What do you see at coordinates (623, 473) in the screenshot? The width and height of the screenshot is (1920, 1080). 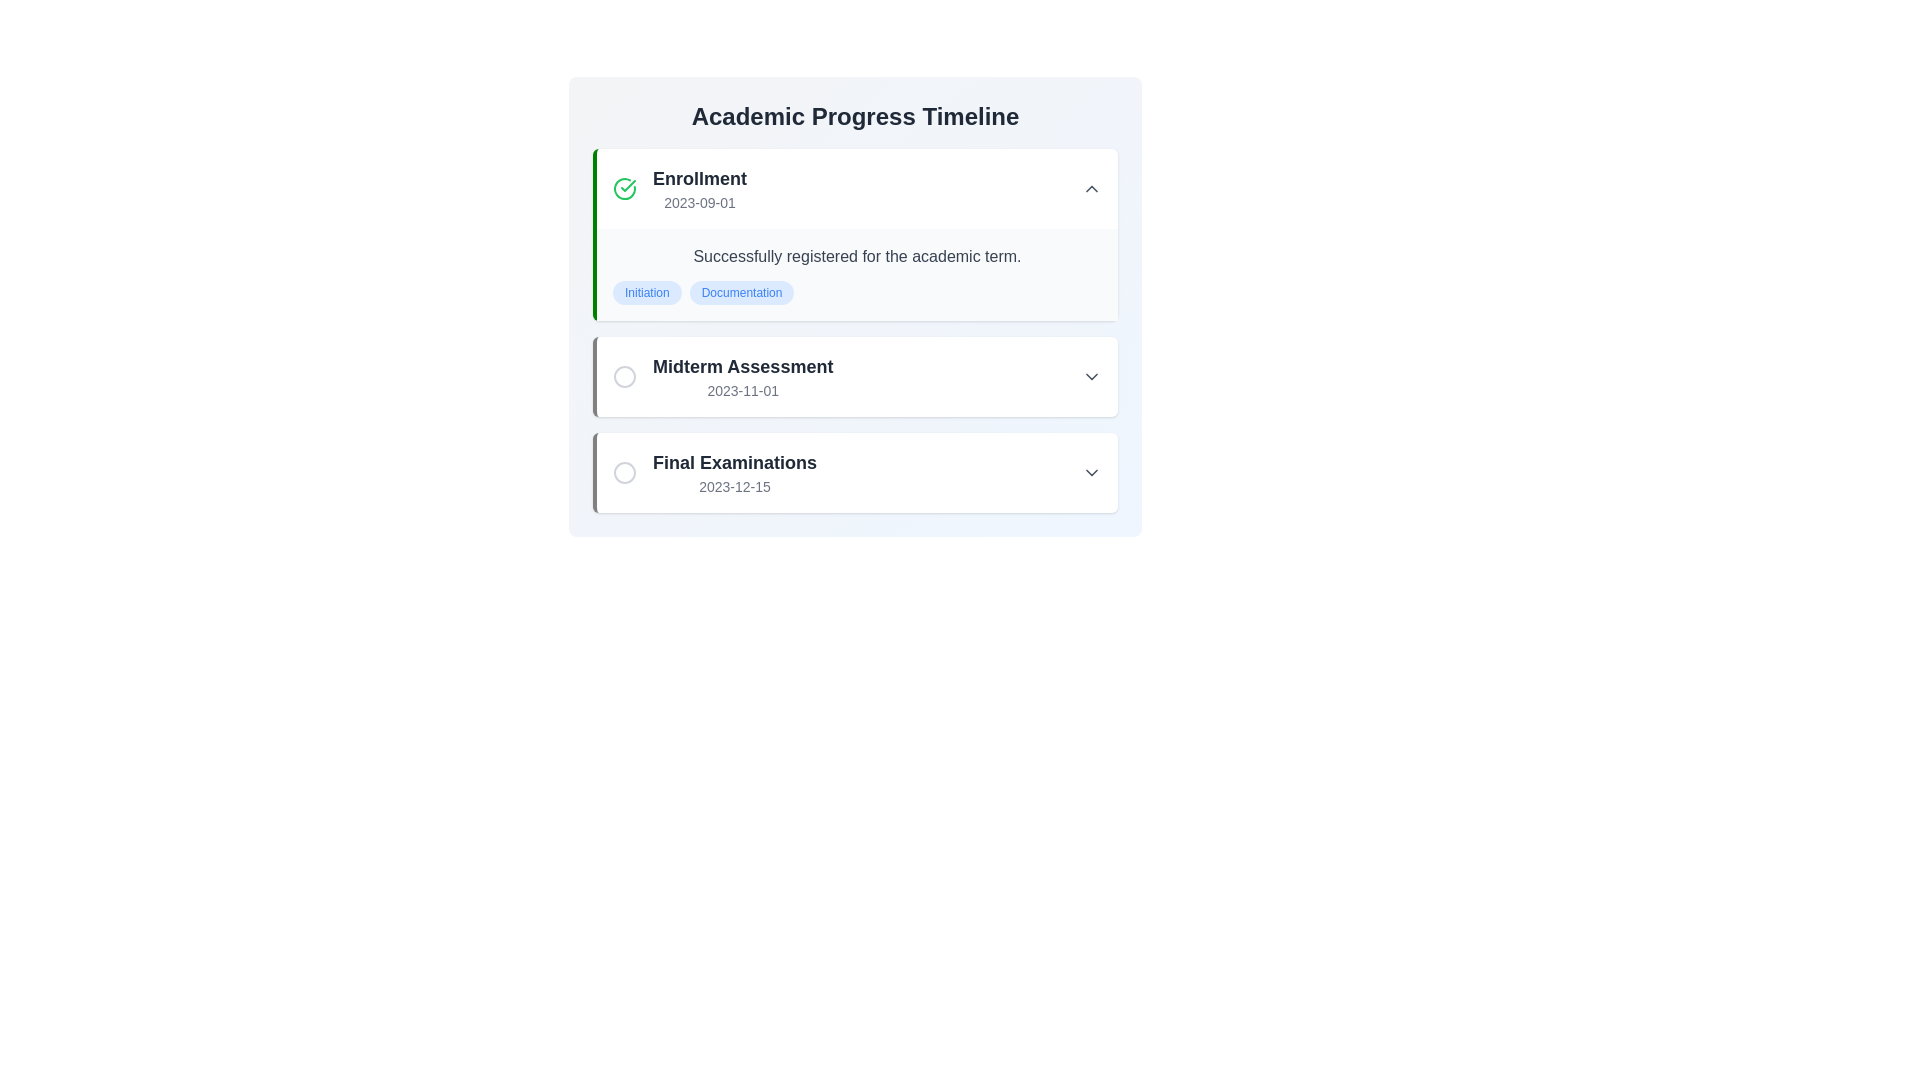 I see `the status icon indicating an unchecked or incomplete state within the academic progress timeline for 'Final Examinations', located to the left of the corresponding text` at bounding box center [623, 473].